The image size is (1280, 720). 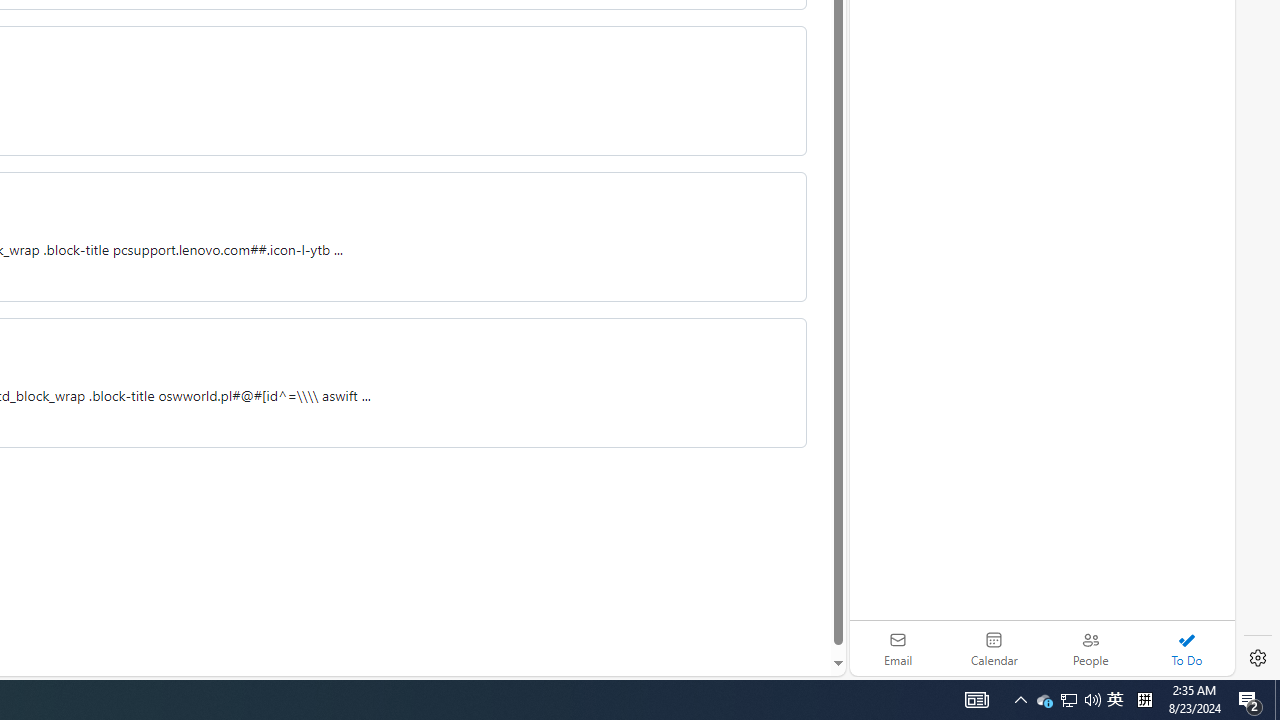 What do you see at coordinates (1186, 648) in the screenshot?
I see `'To Do'` at bounding box center [1186, 648].